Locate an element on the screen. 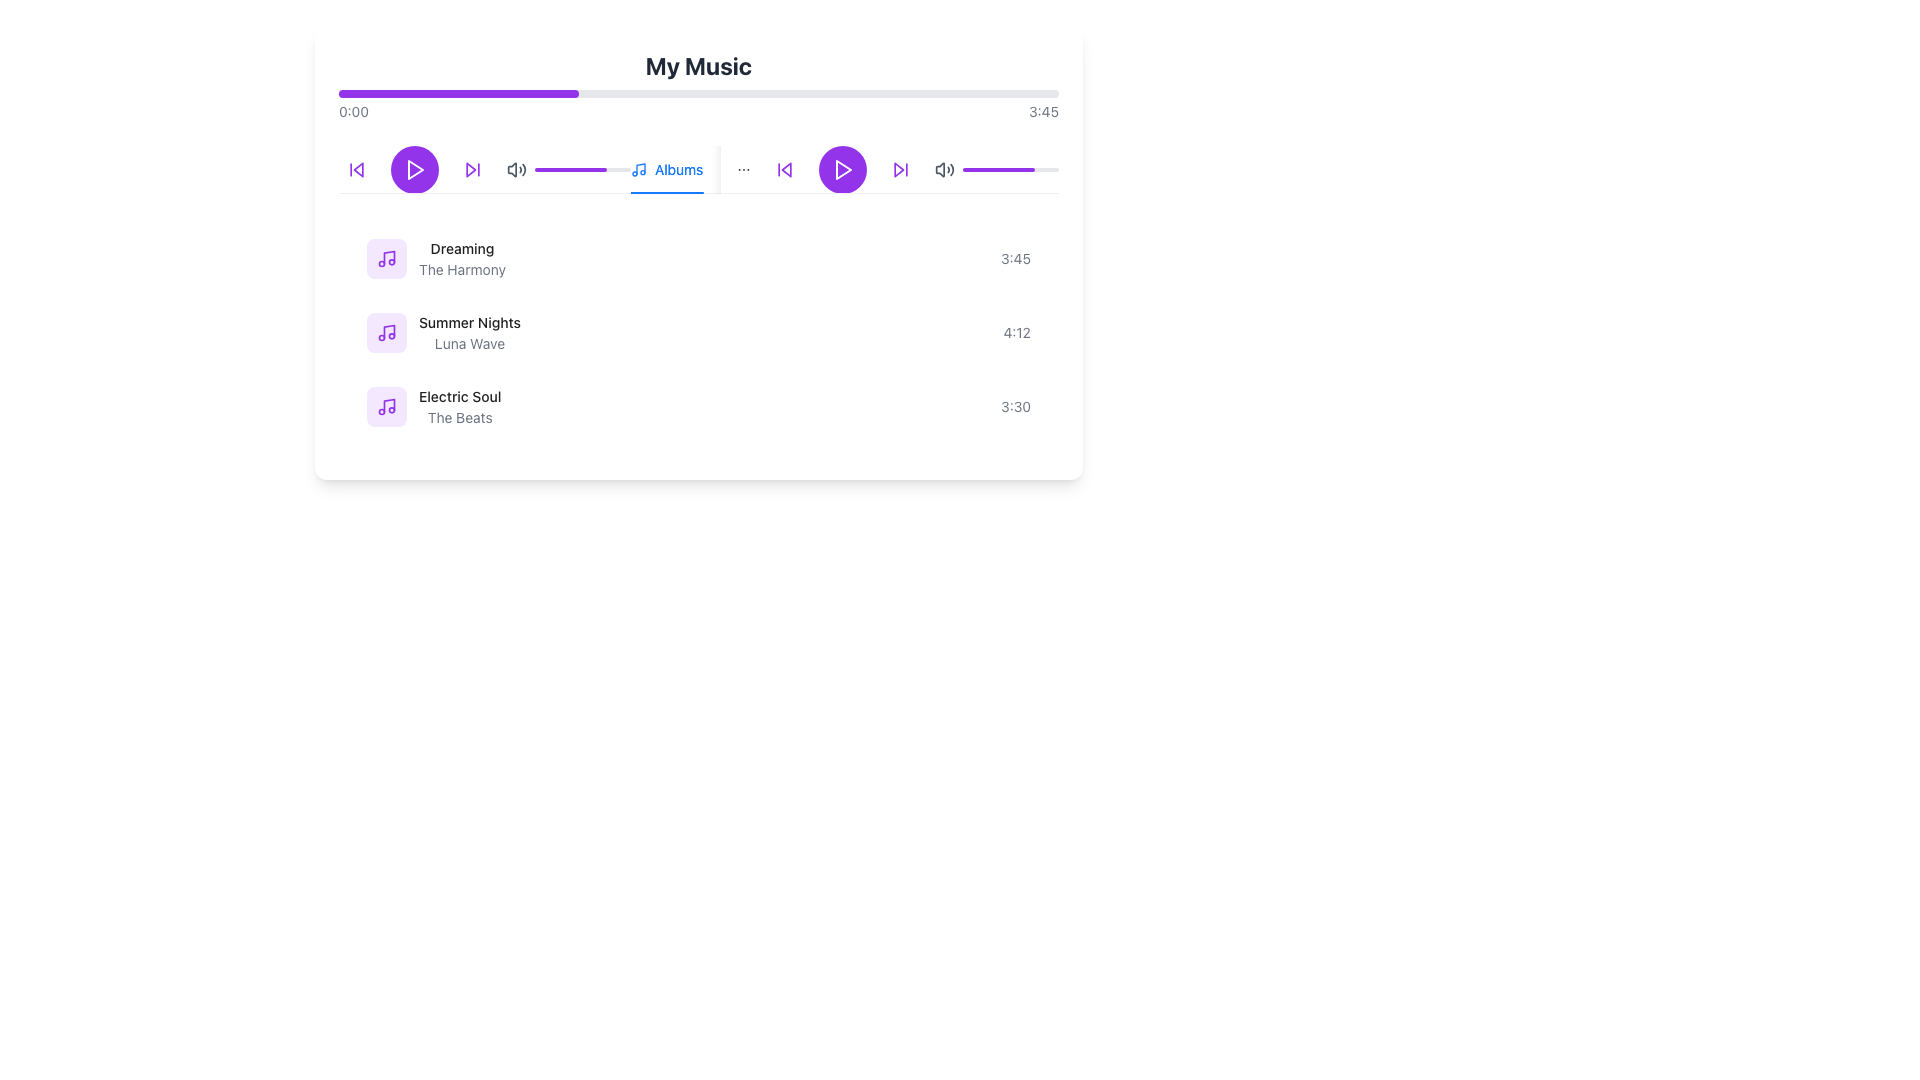 This screenshot has width=1920, height=1080. the blue-colored, bold 'Albums' tab in the horizontal navigation bar is located at coordinates (676, 168).